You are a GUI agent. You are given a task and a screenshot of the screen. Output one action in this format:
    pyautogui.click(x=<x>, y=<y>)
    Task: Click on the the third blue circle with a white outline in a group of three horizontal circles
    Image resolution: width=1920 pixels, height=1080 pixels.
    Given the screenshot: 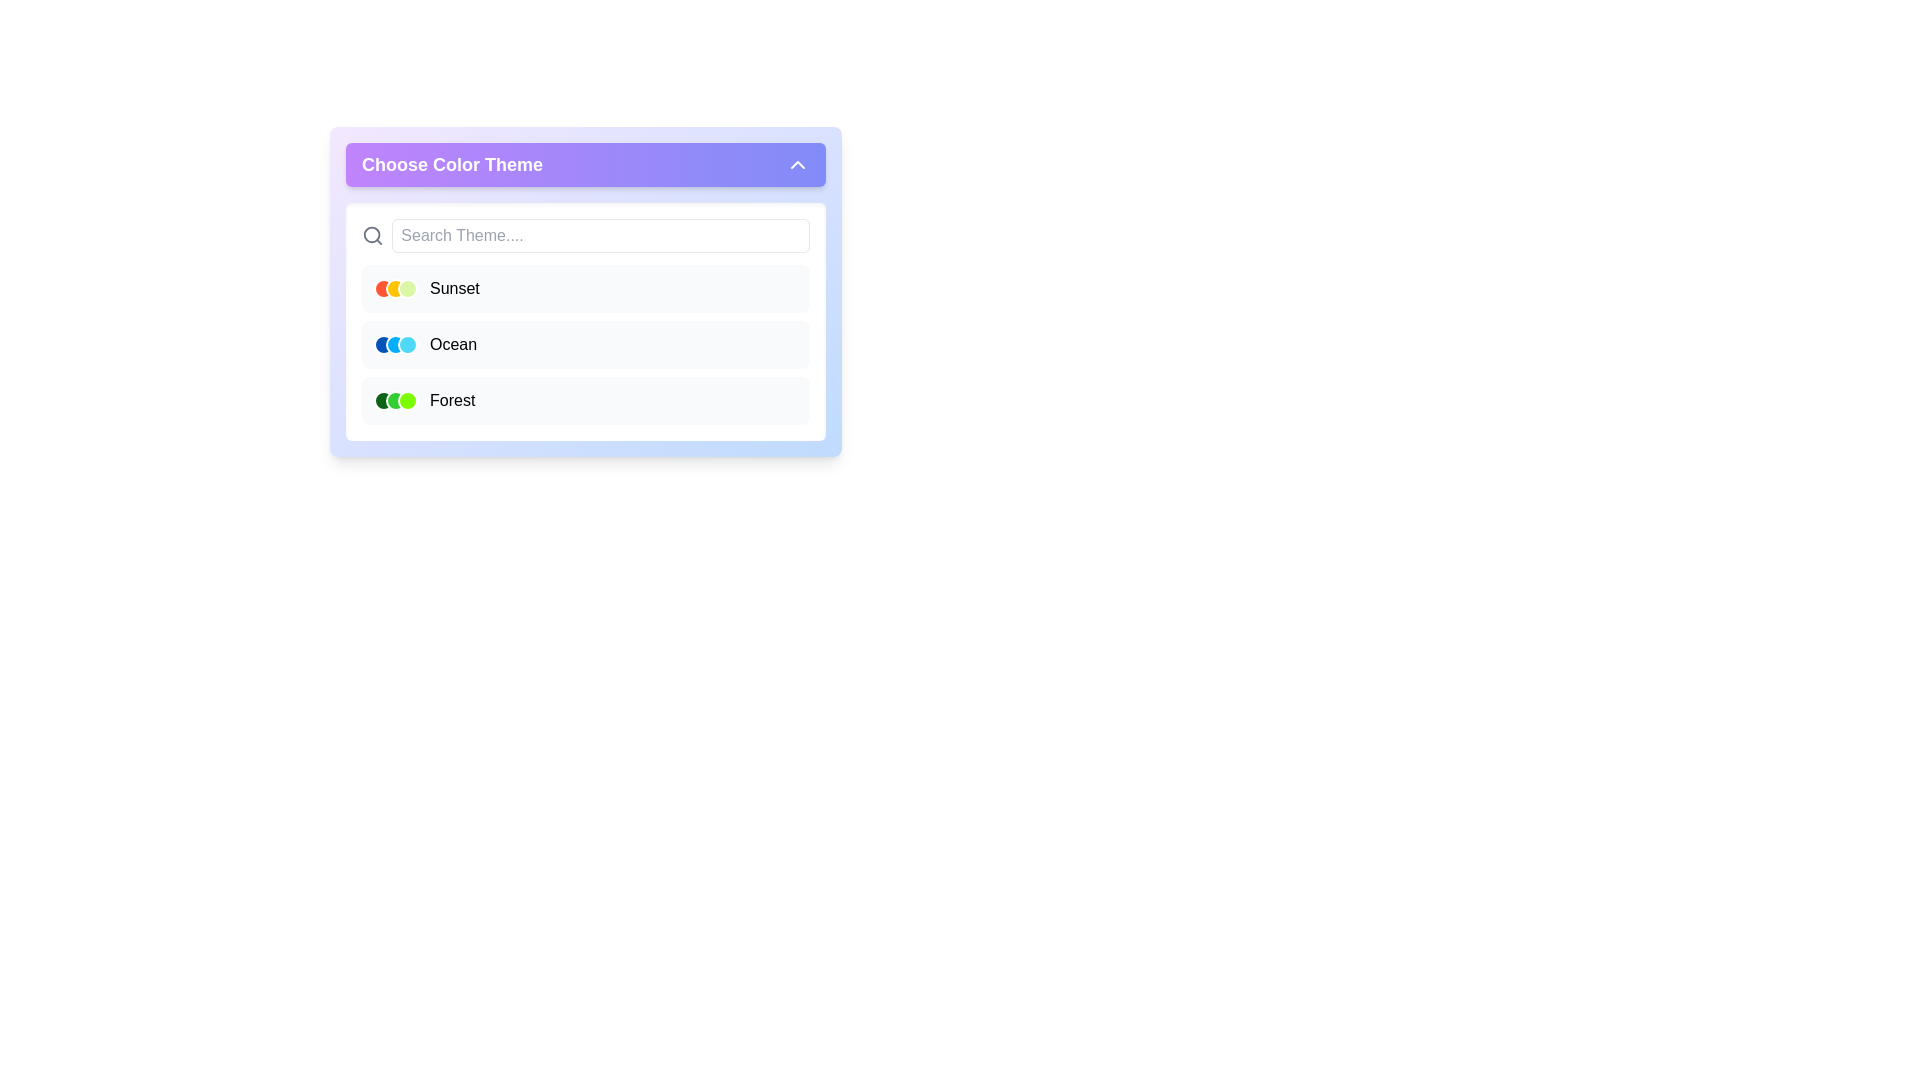 What is the action you would take?
    pyautogui.click(x=407, y=343)
    